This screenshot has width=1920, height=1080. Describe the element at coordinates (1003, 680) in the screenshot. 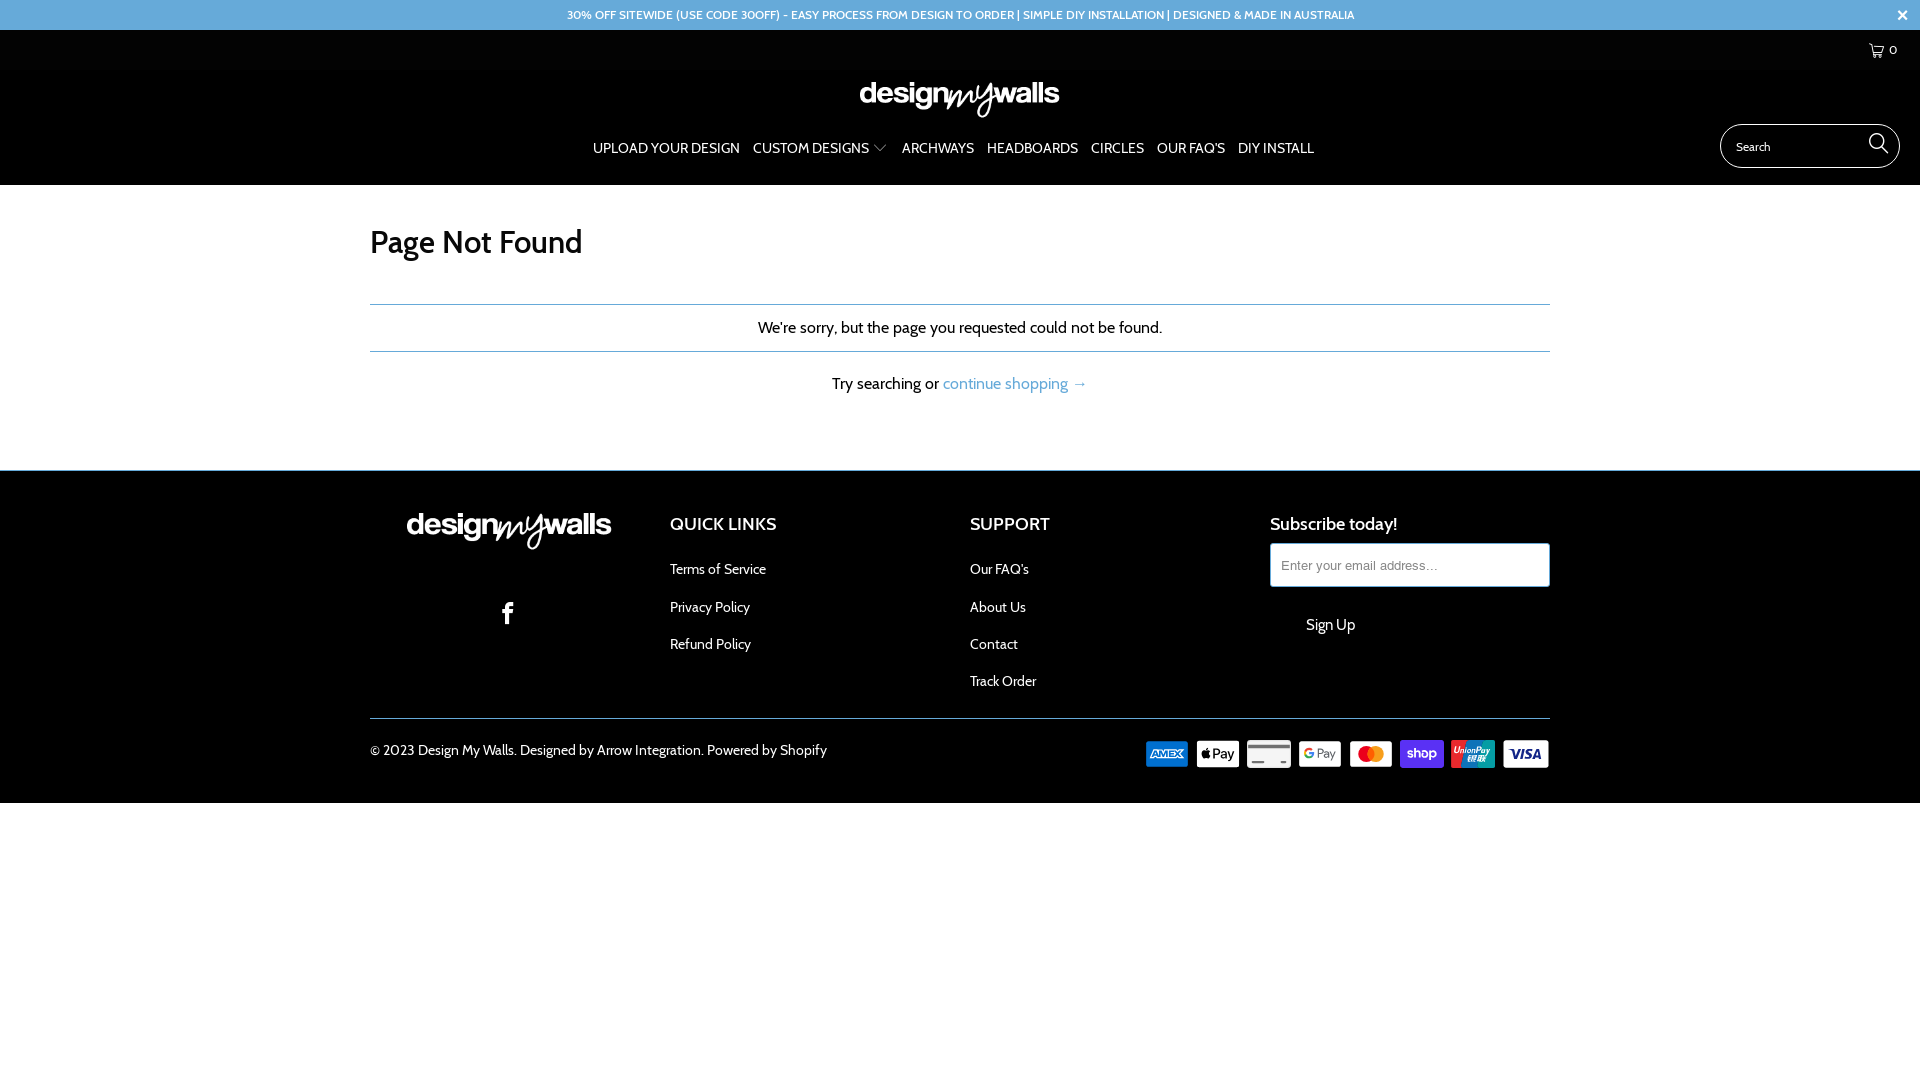

I see `'Track Order'` at that location.